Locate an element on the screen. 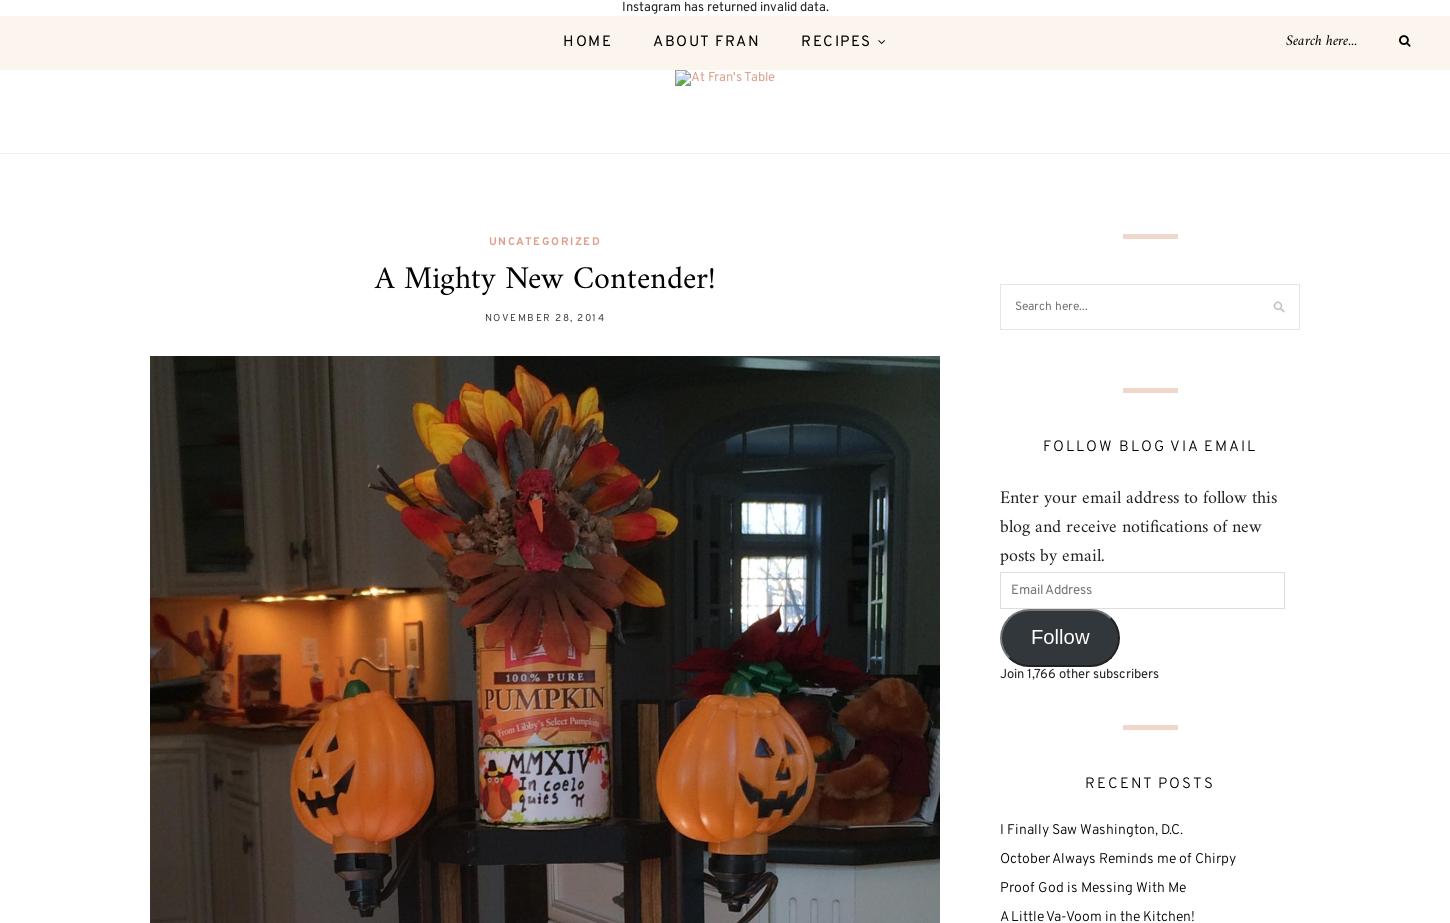  'Proof God is Messing With Me' is located at coordinates (1092, 887).